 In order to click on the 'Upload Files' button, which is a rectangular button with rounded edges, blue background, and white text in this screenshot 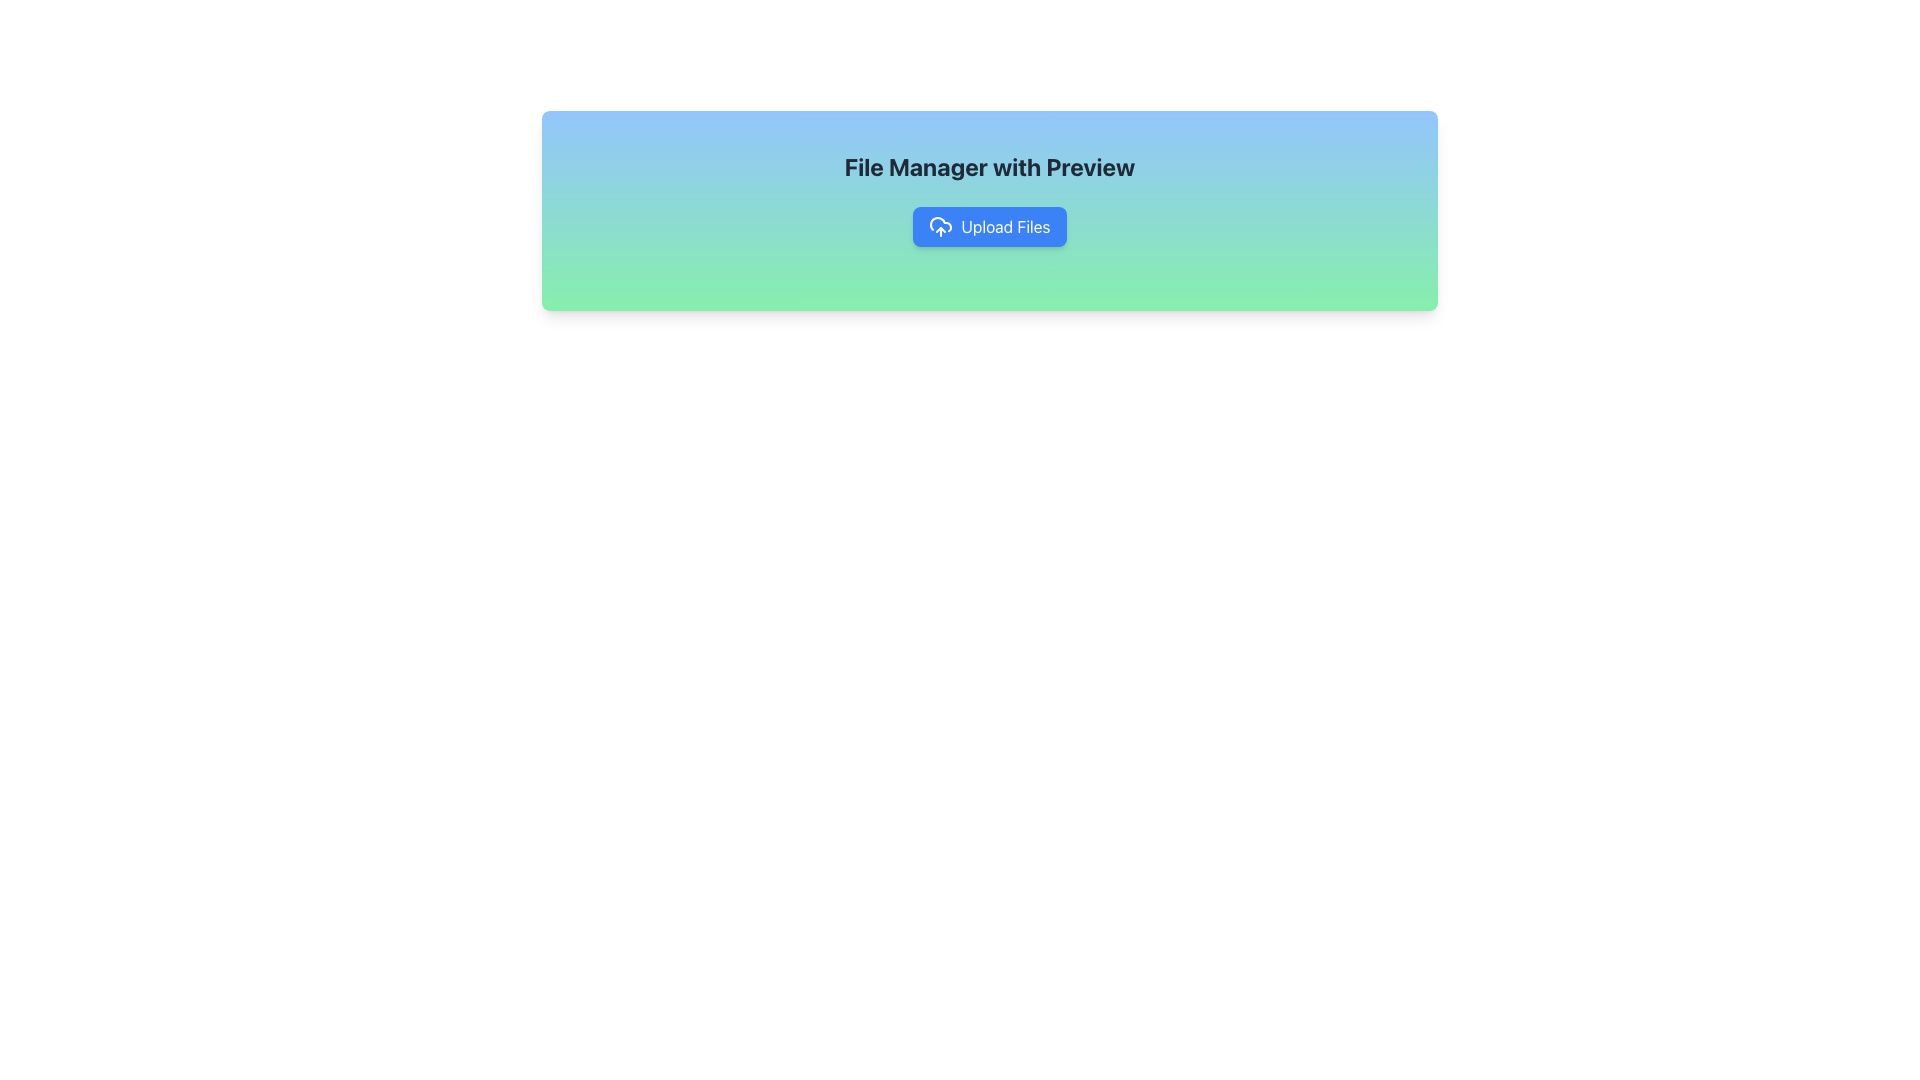, I will do `click(989, 226)`.